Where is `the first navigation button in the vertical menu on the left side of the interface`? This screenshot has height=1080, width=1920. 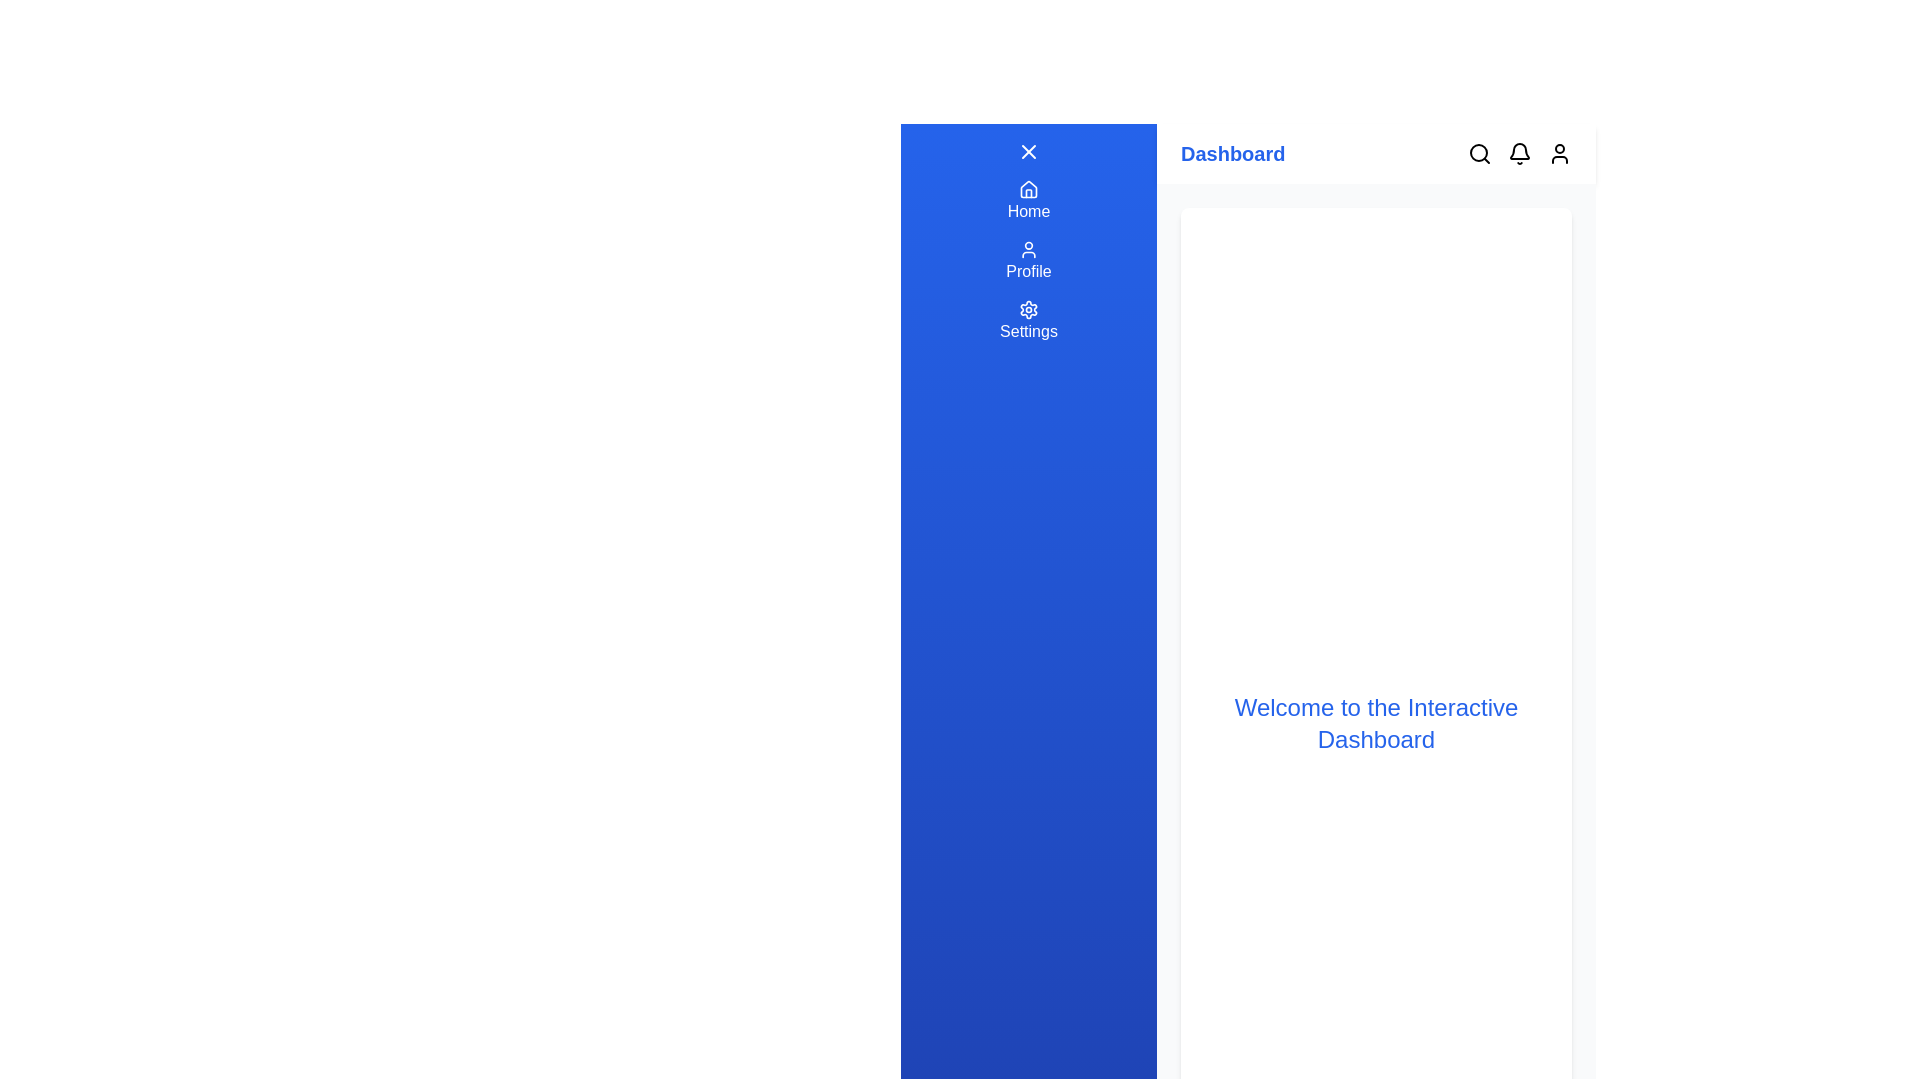
the first navigation button in the vertical menu on the left side of the interface is located at coordinates (1028, 201).